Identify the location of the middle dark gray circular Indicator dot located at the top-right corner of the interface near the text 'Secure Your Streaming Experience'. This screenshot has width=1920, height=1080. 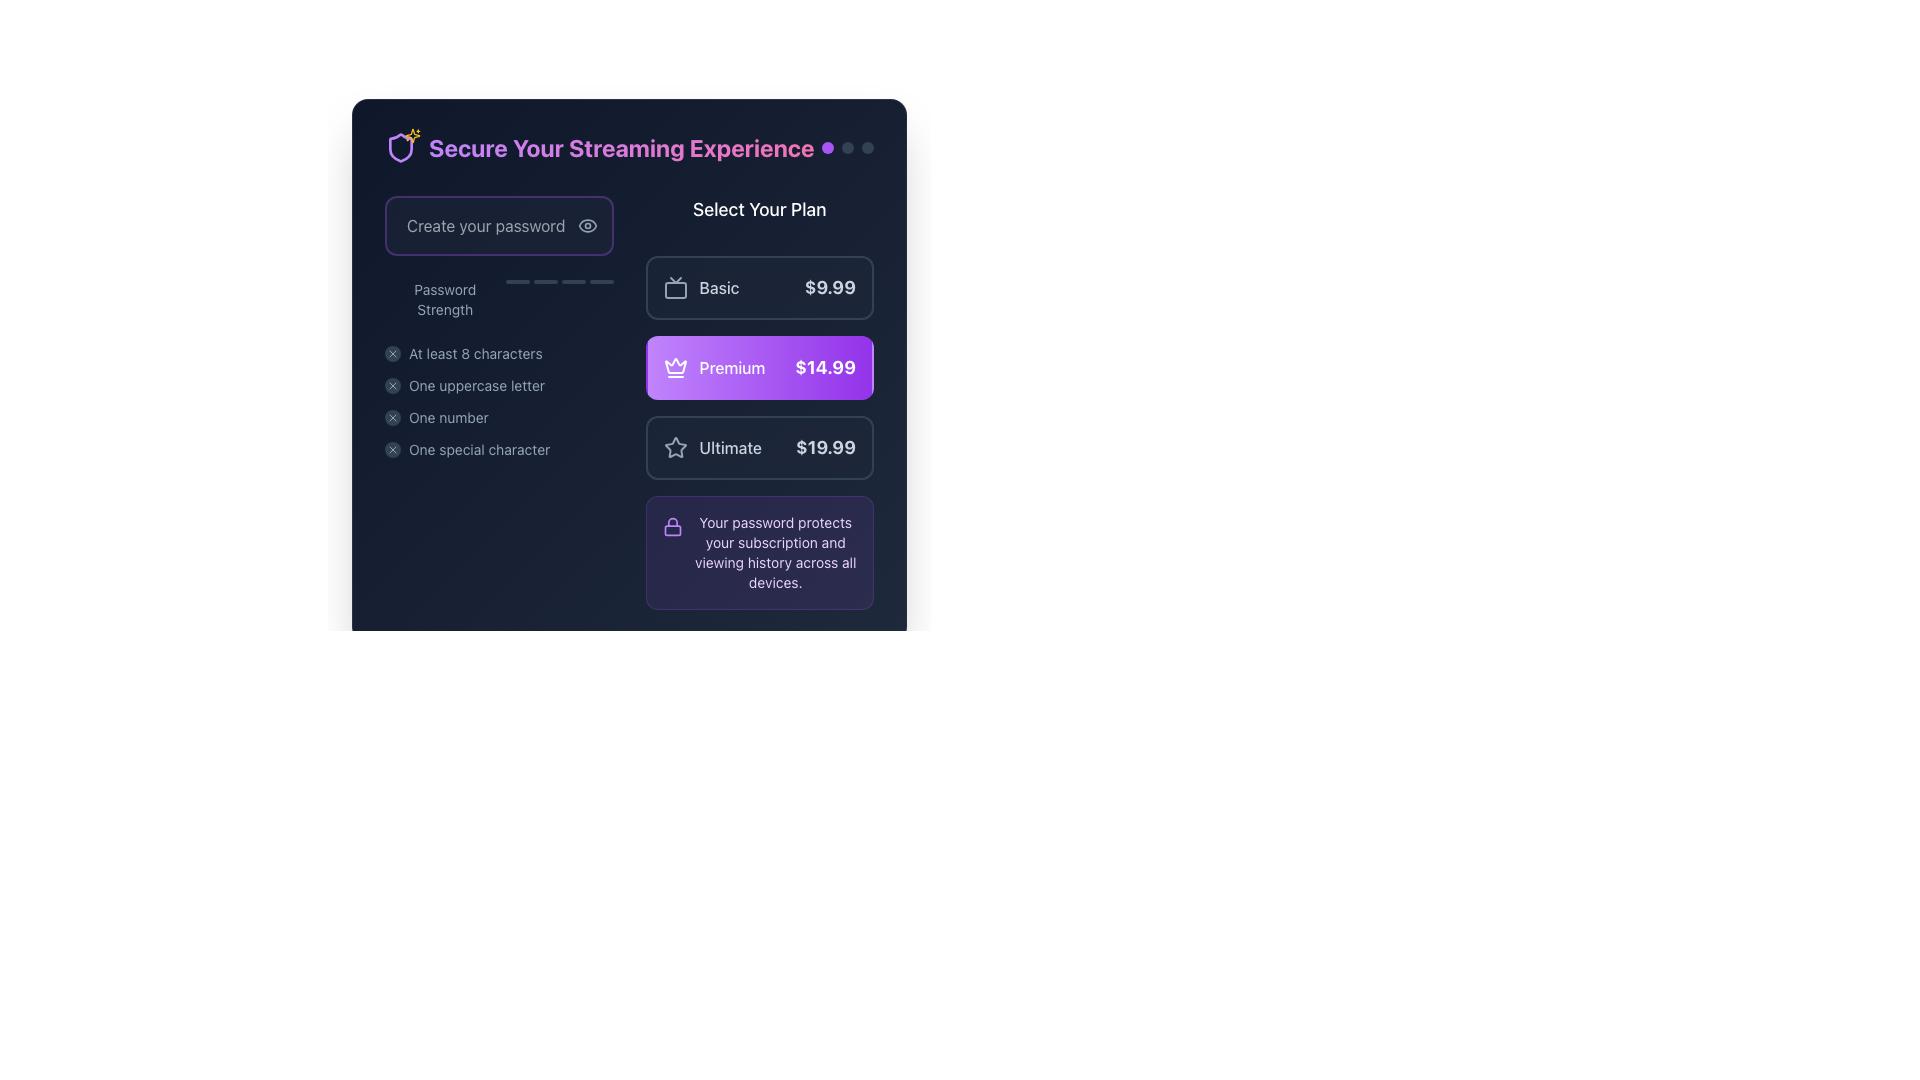
(848, 146).